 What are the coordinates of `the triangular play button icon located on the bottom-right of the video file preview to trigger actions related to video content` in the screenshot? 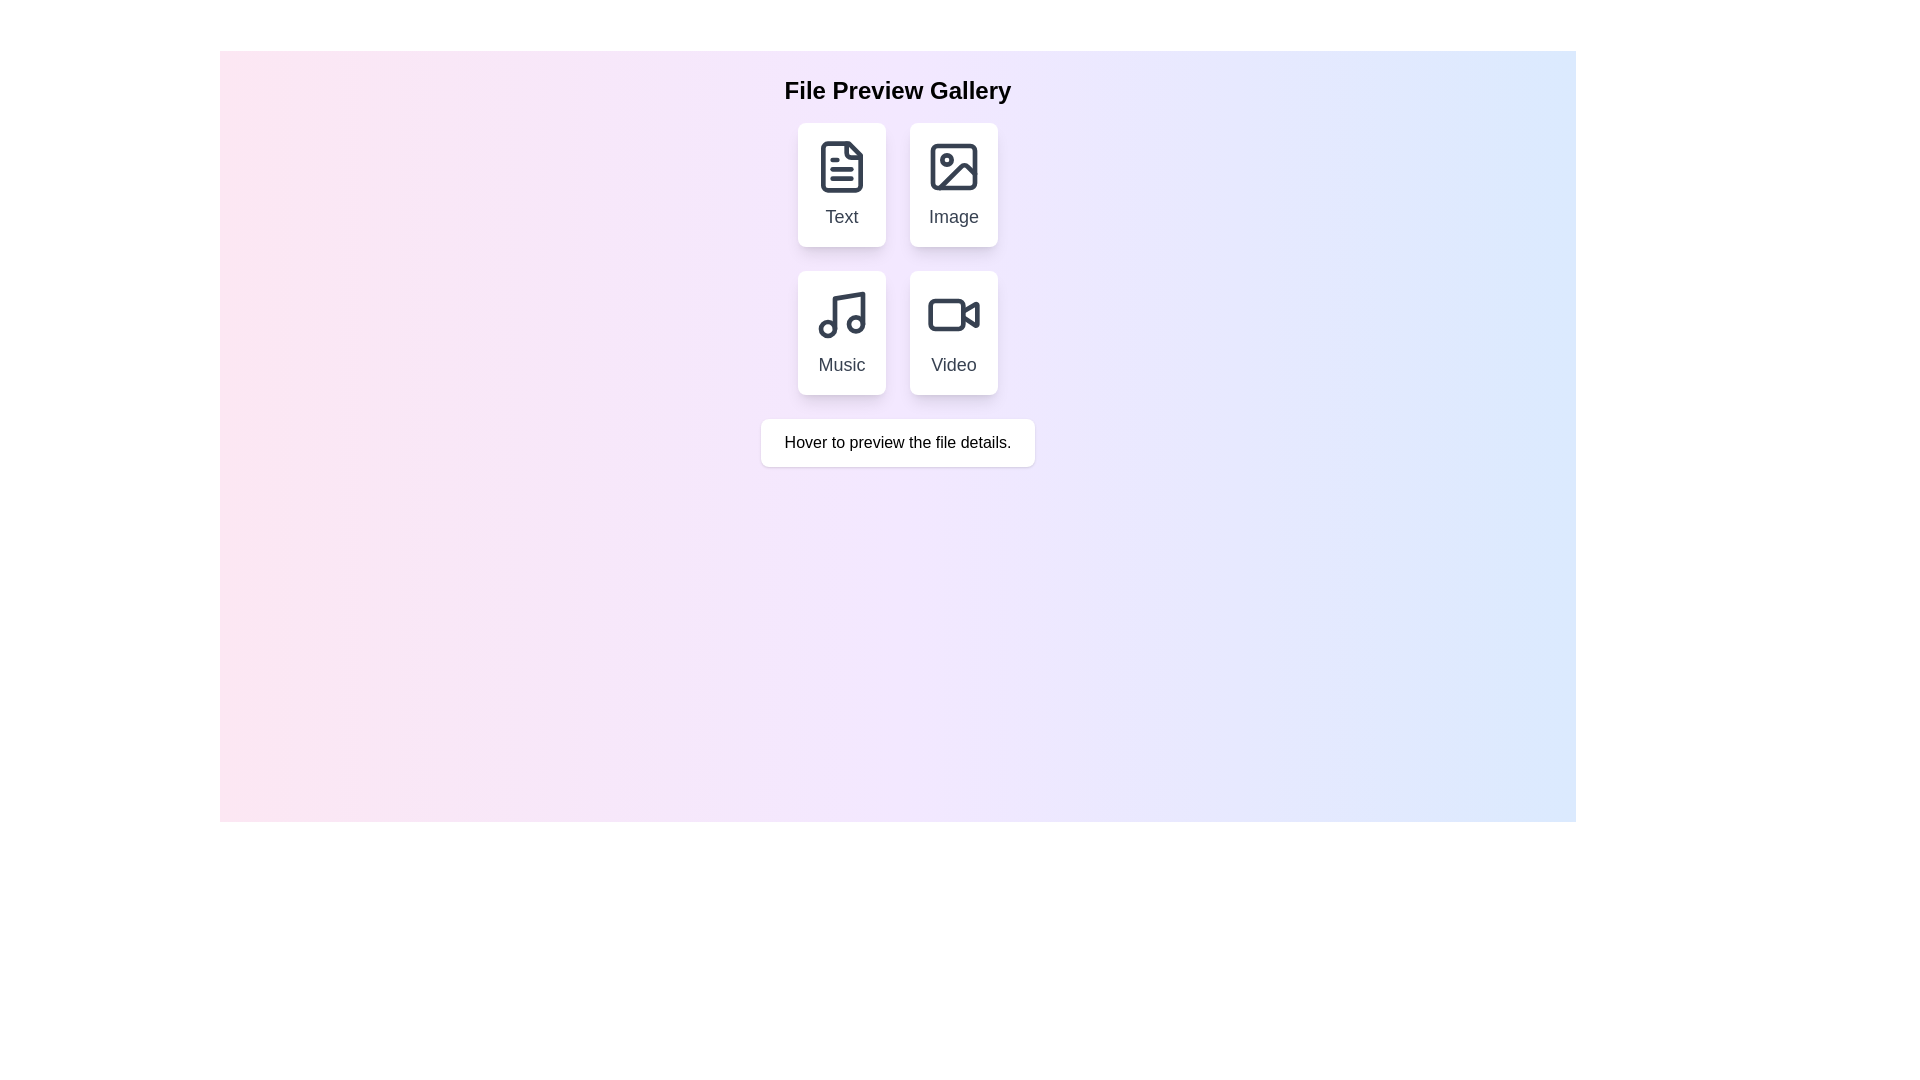 It's located at (969, 313).